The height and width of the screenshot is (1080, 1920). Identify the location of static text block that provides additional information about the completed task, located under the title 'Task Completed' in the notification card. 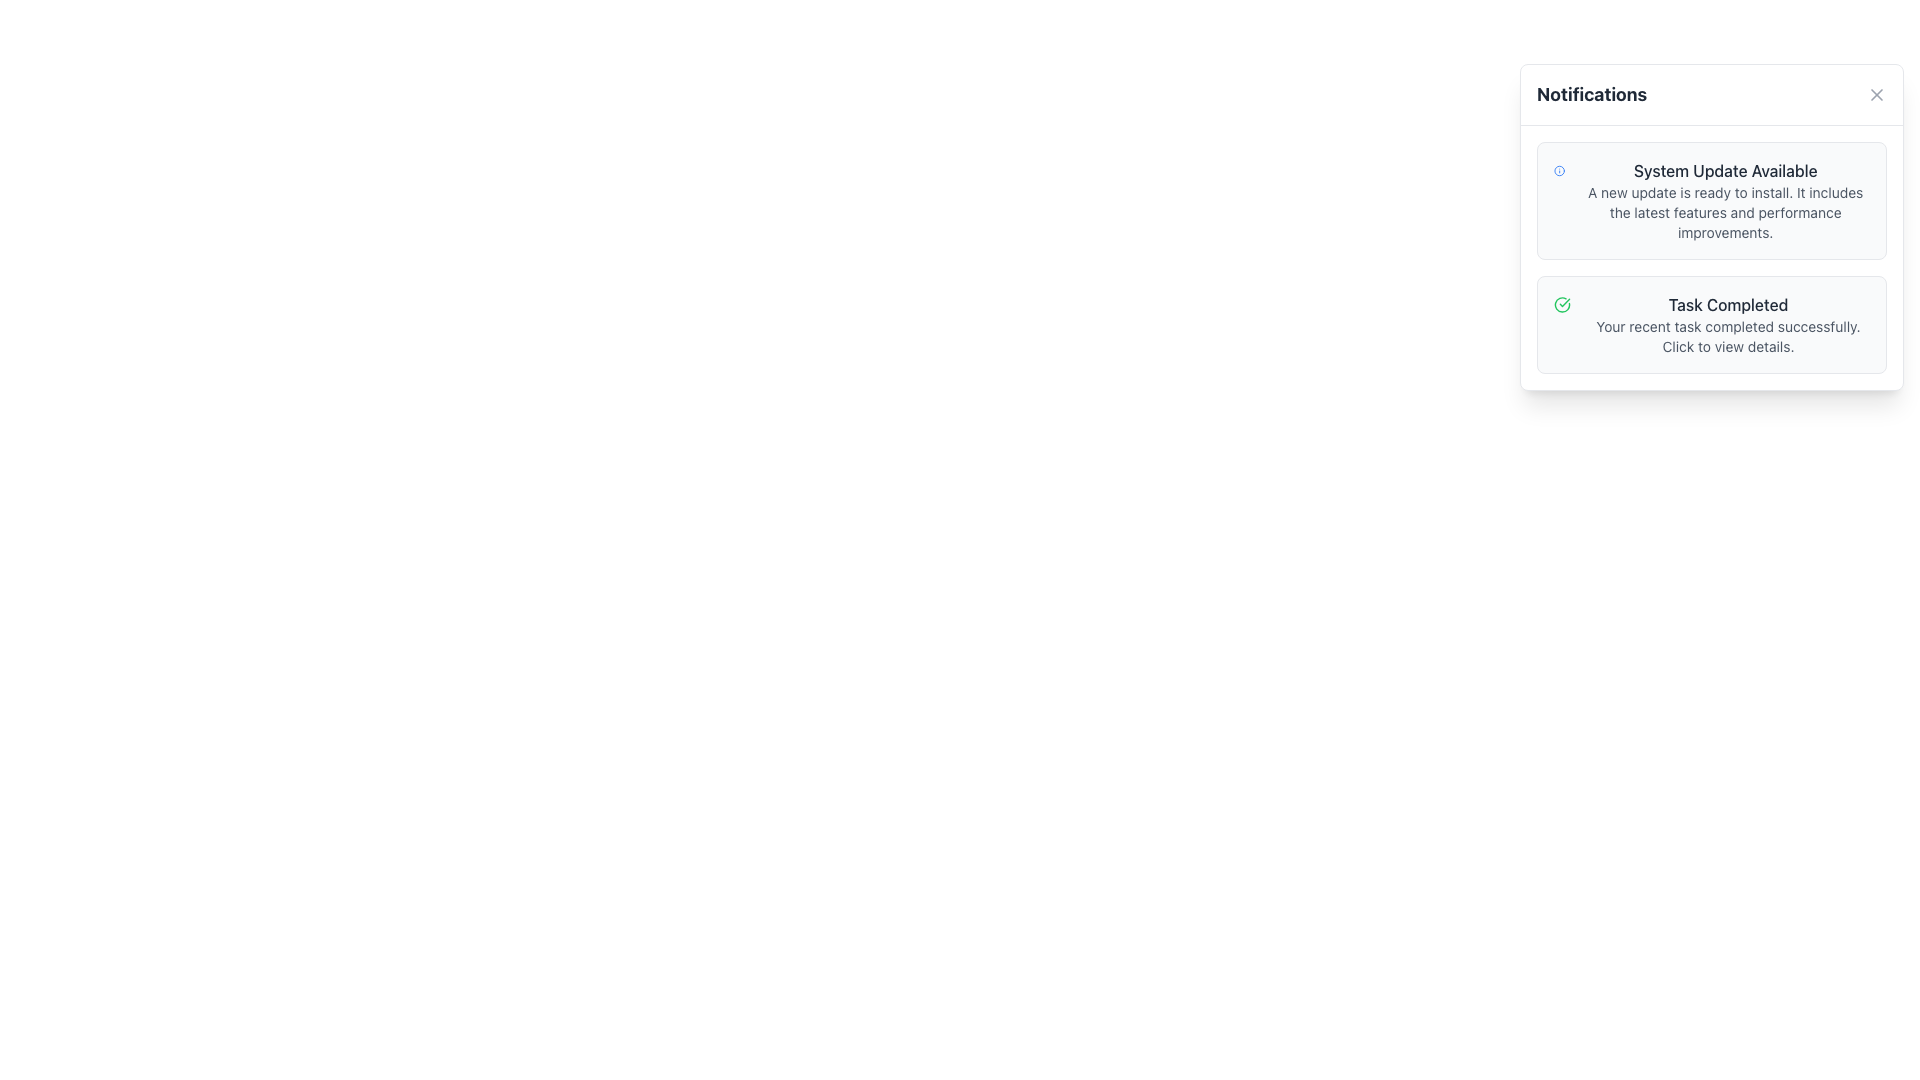
(1727, 335).